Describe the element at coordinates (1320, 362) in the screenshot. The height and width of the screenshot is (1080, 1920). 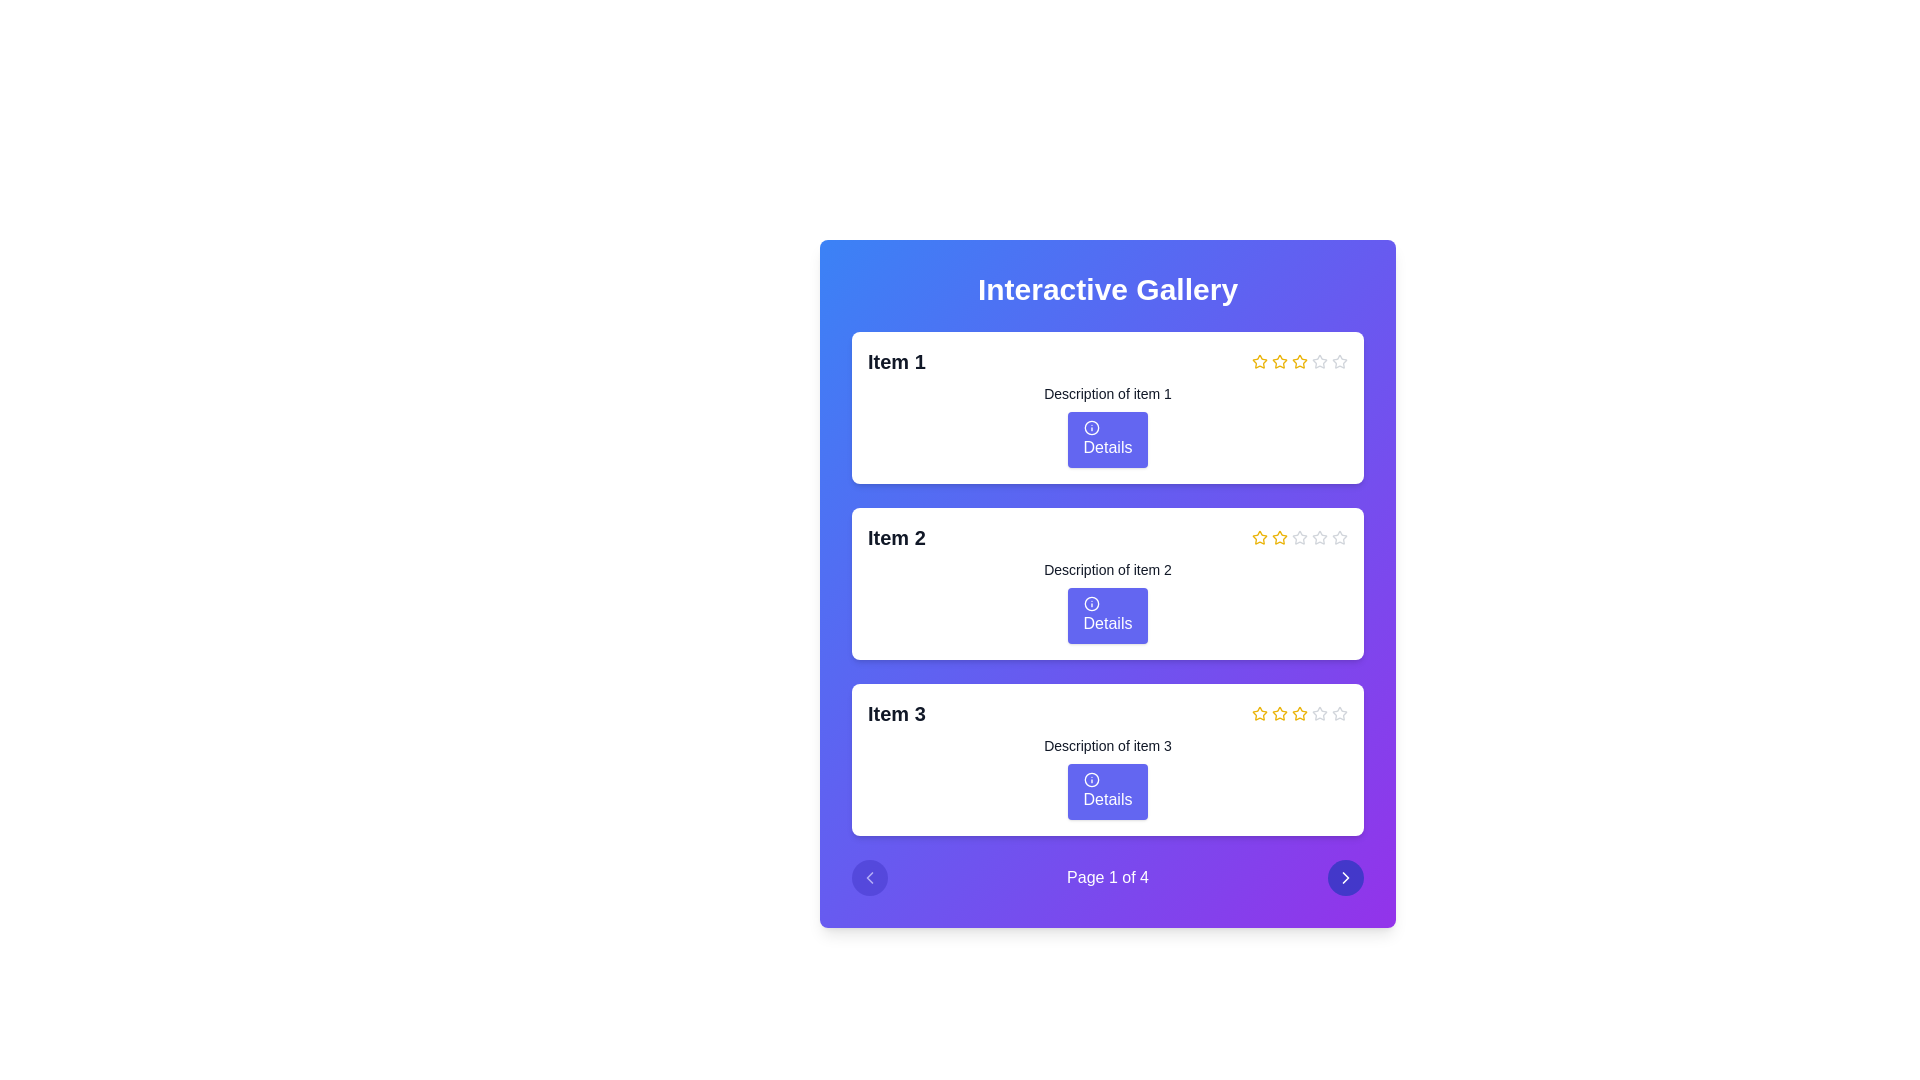
I see `the fourth star icon used for ratings` at that location.